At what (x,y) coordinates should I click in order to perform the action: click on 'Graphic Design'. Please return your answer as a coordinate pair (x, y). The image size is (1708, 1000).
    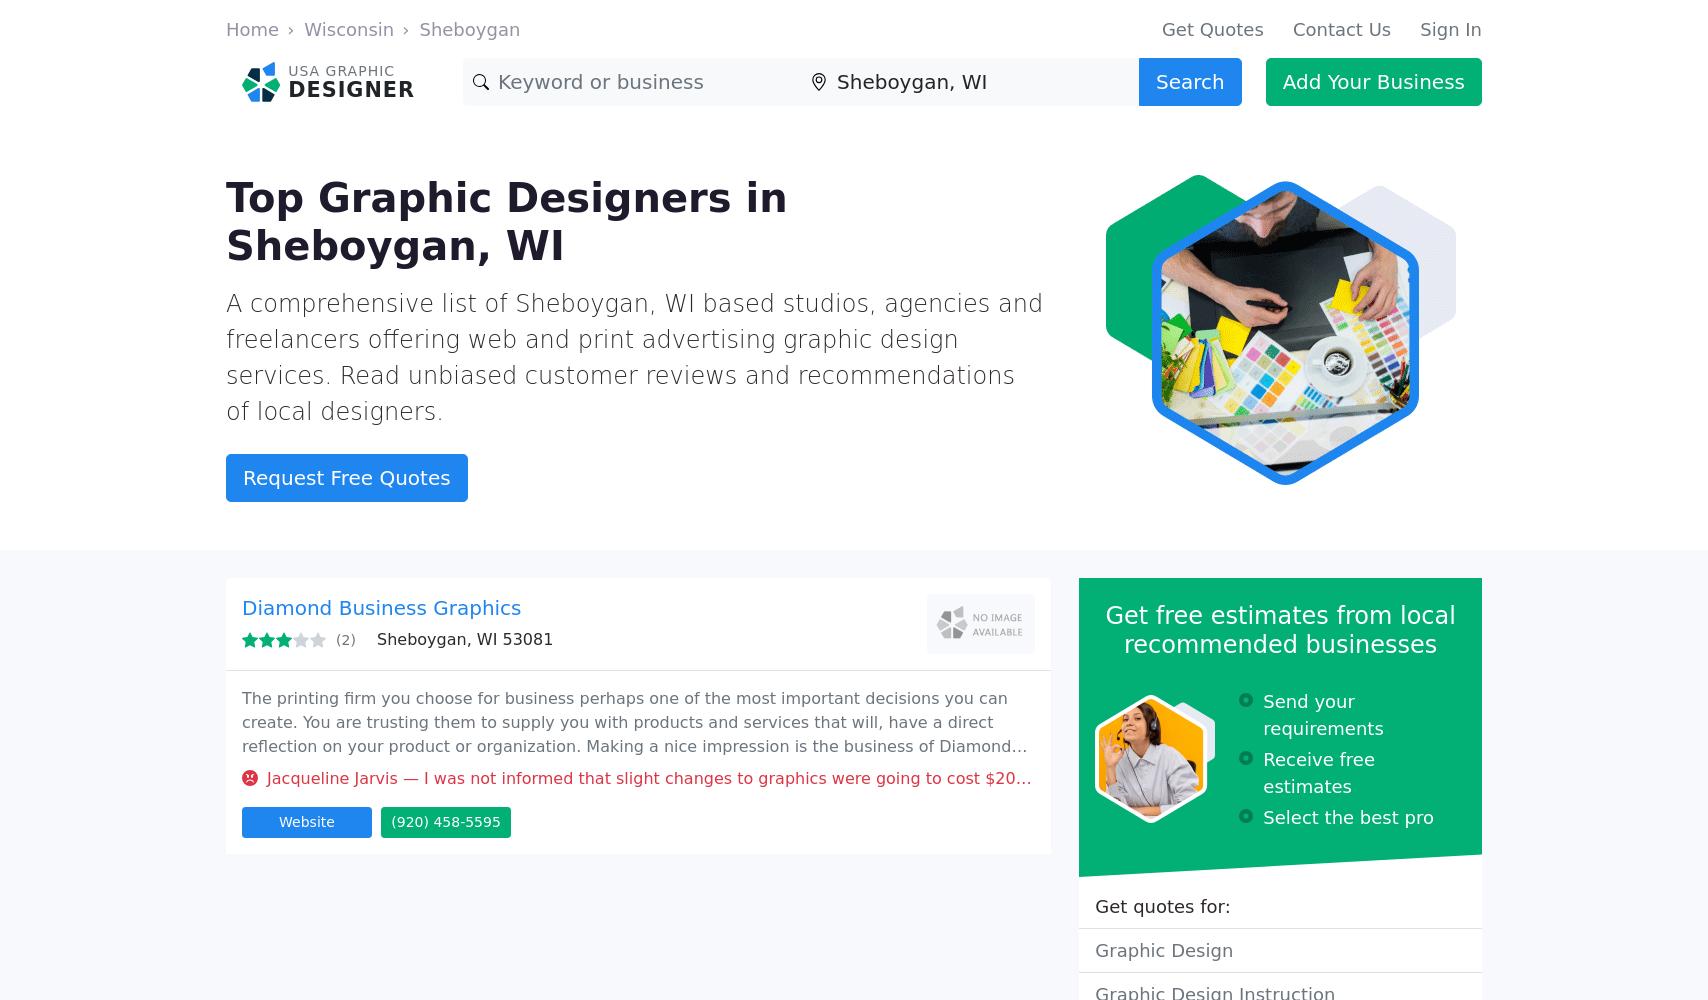
    Looking at the image, I should click on (1164, 948).